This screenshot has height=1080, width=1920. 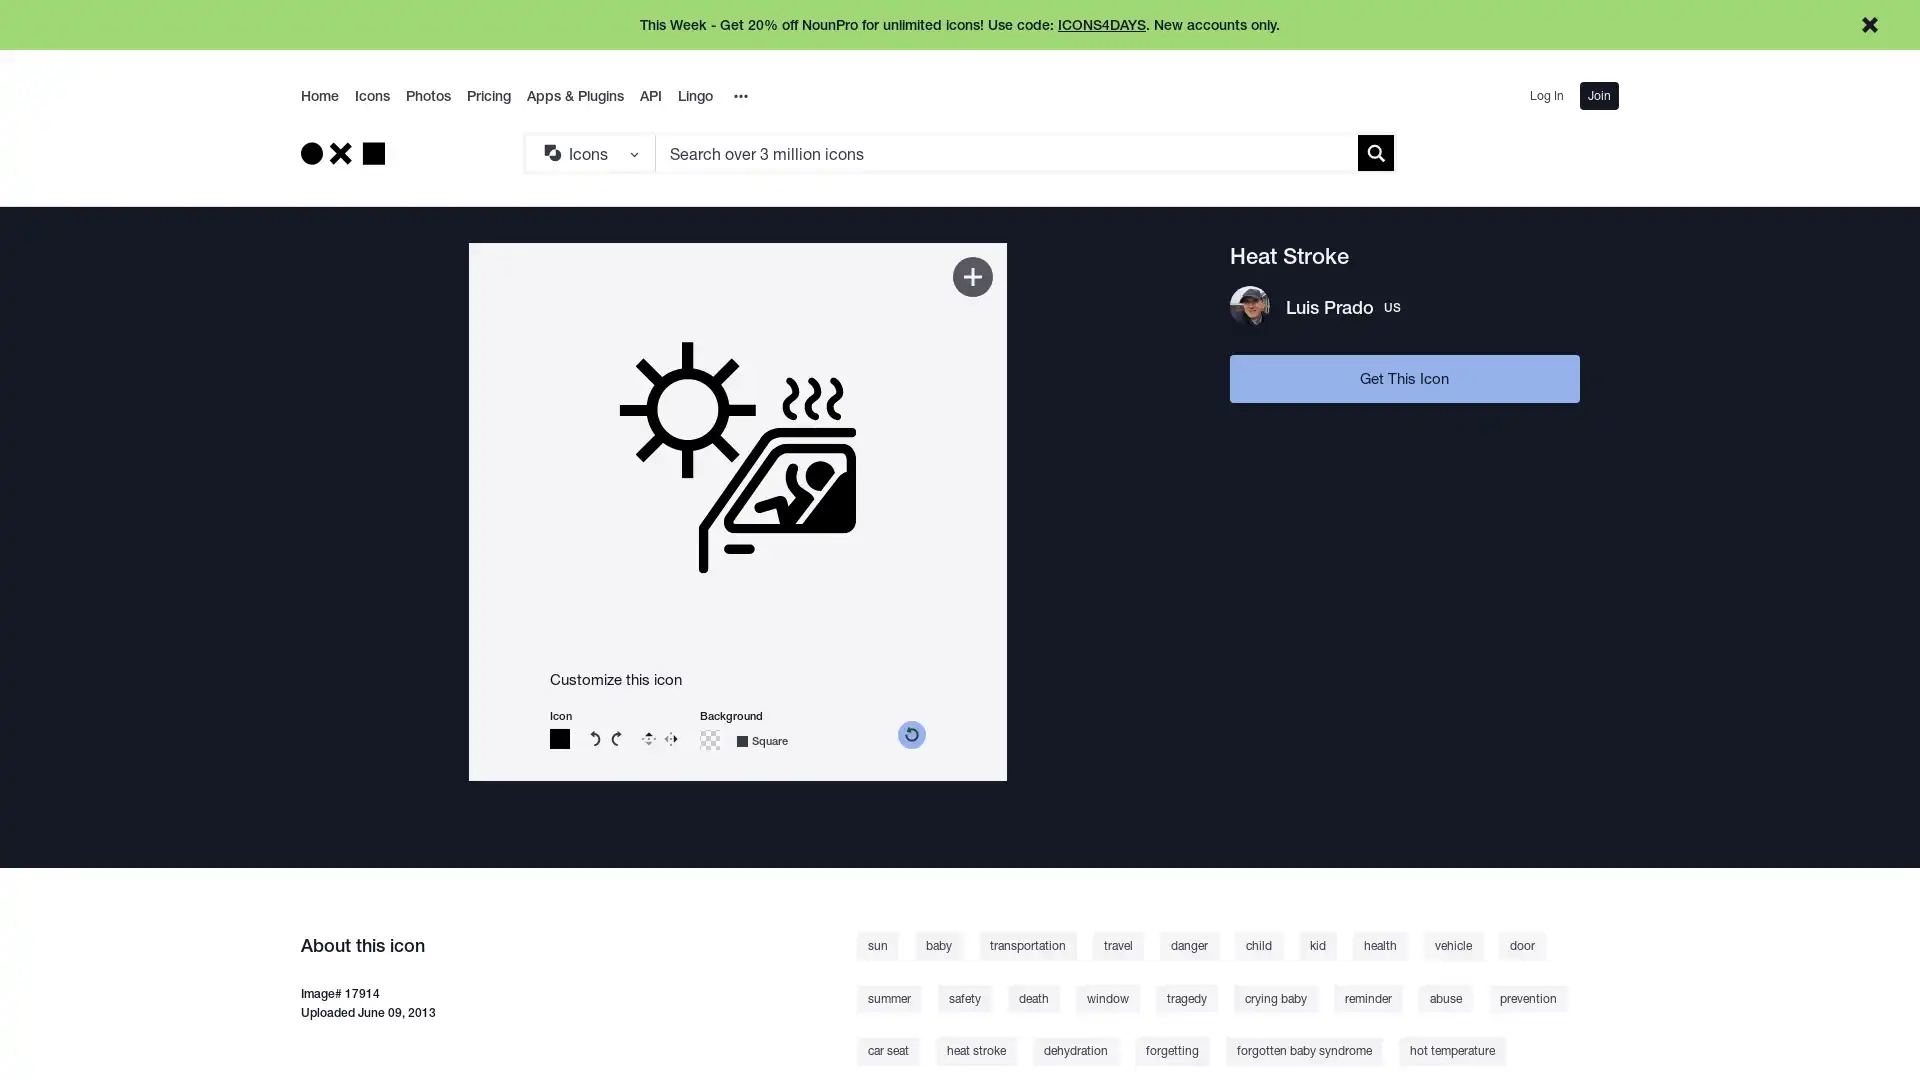 I want to click on Reverse, so click(x=670, y=739).